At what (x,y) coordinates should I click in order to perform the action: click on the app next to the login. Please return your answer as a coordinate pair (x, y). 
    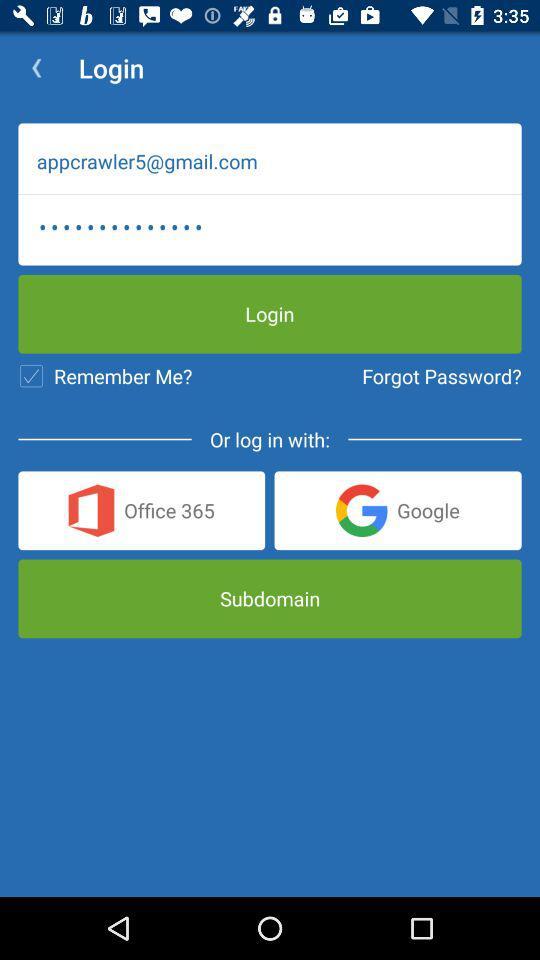
    Looking at the image, I should click on (36, 68).